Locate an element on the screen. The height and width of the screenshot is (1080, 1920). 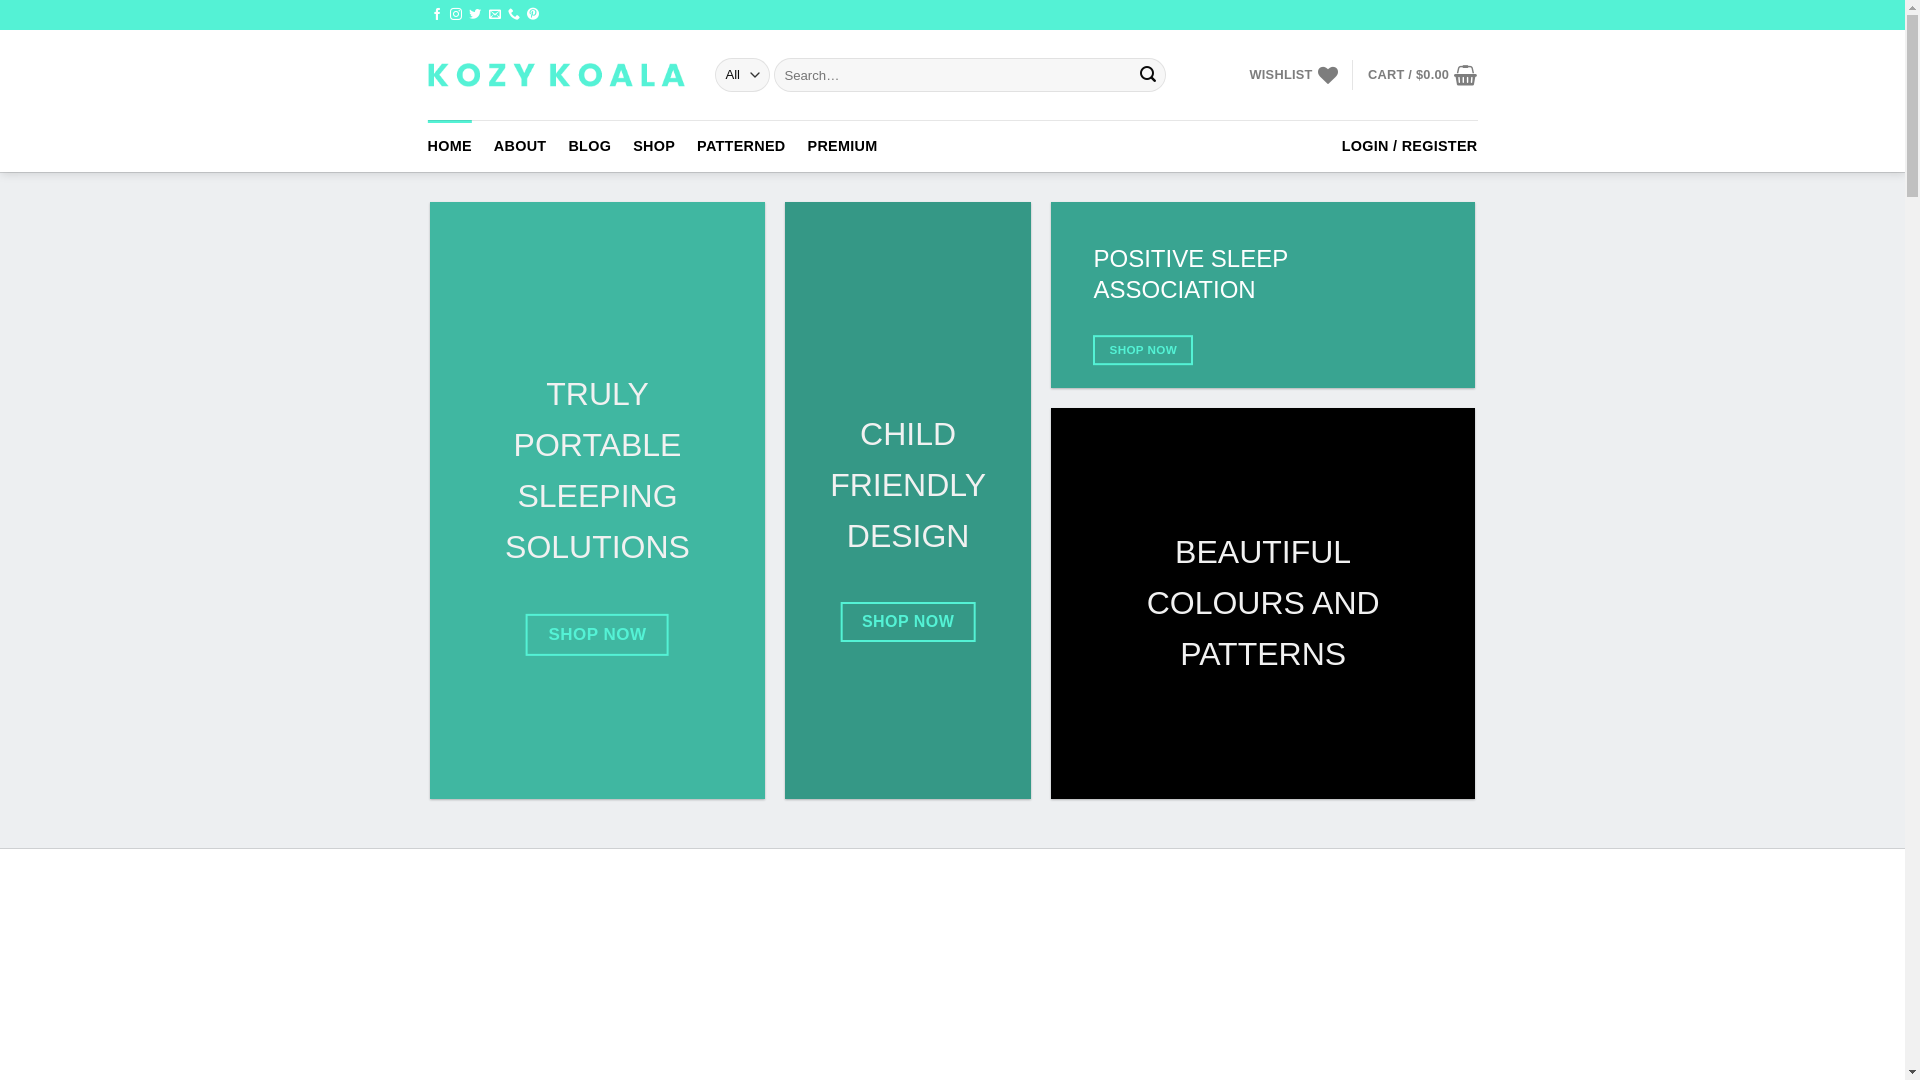
'HOME' is located at coordinates (449, 145).